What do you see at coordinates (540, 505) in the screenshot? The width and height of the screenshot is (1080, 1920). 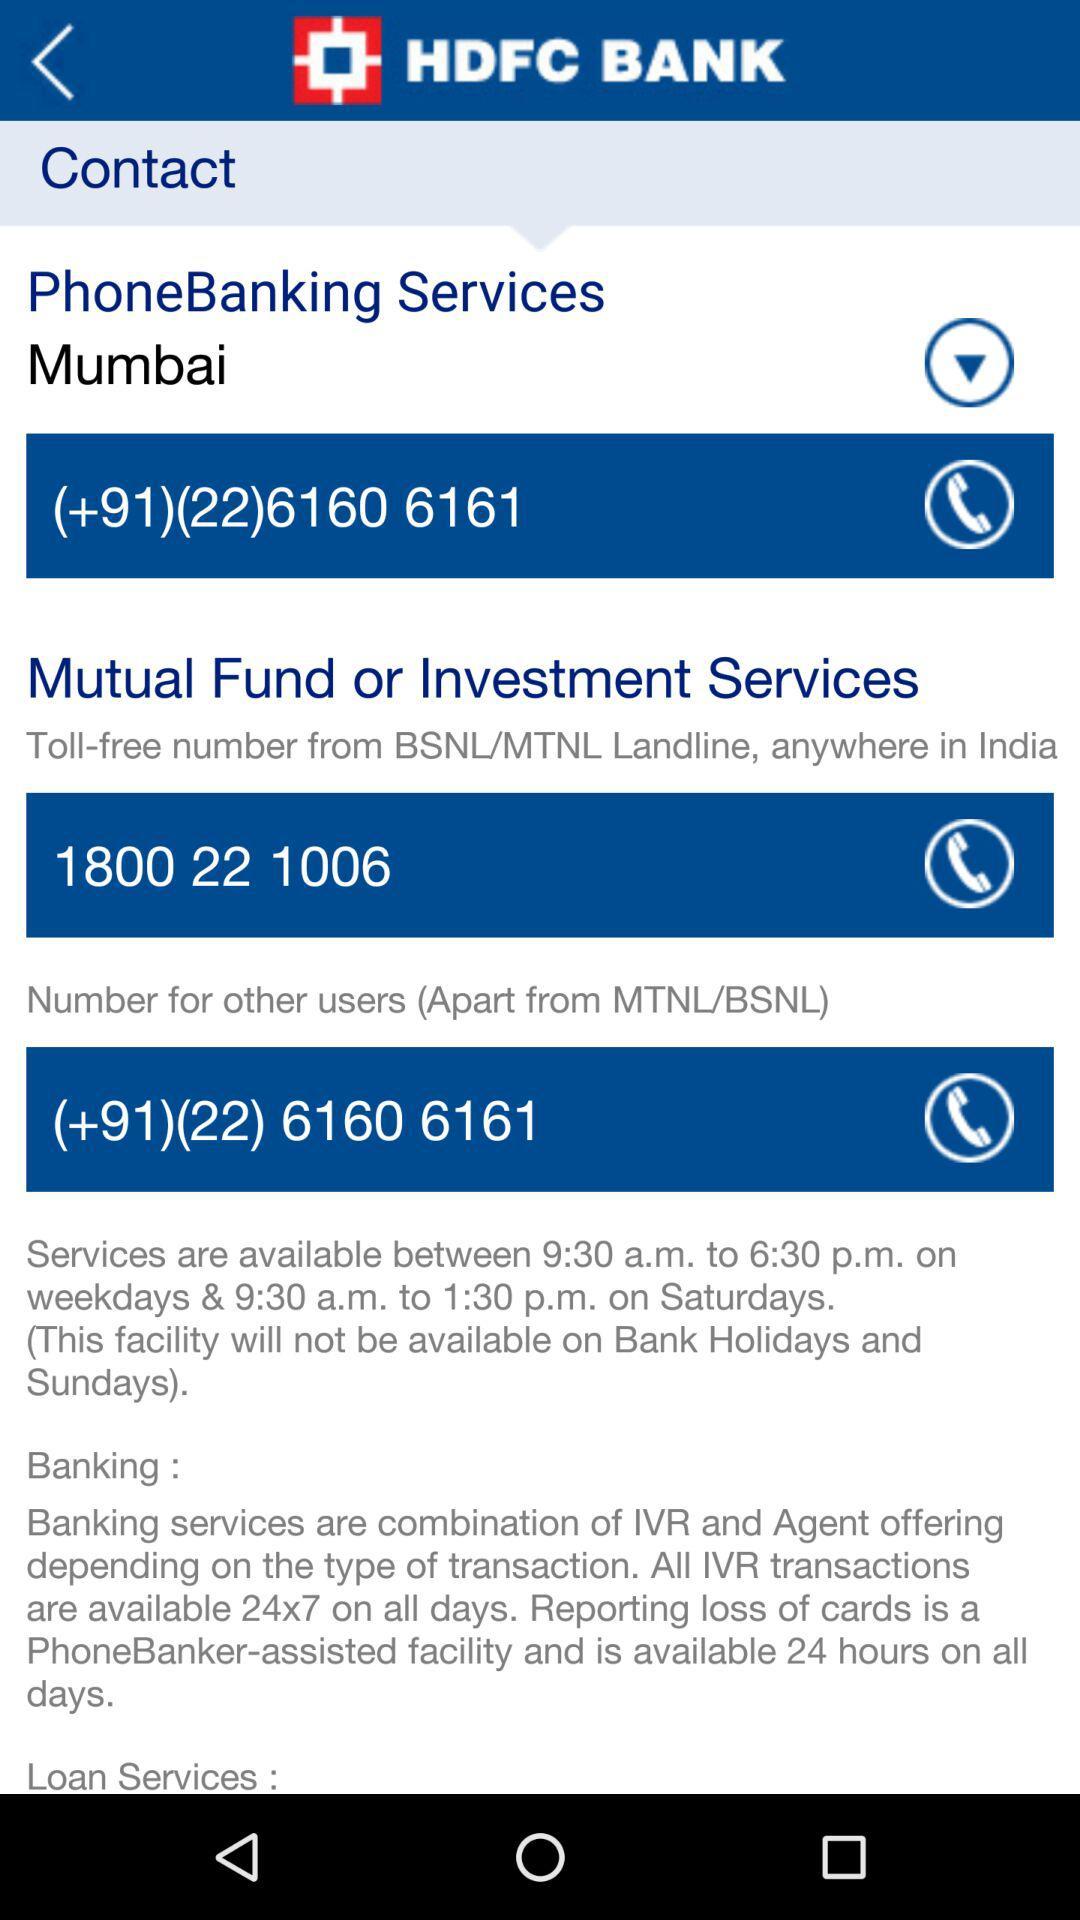 I see `call phone number` at bounding box center [540, 505].